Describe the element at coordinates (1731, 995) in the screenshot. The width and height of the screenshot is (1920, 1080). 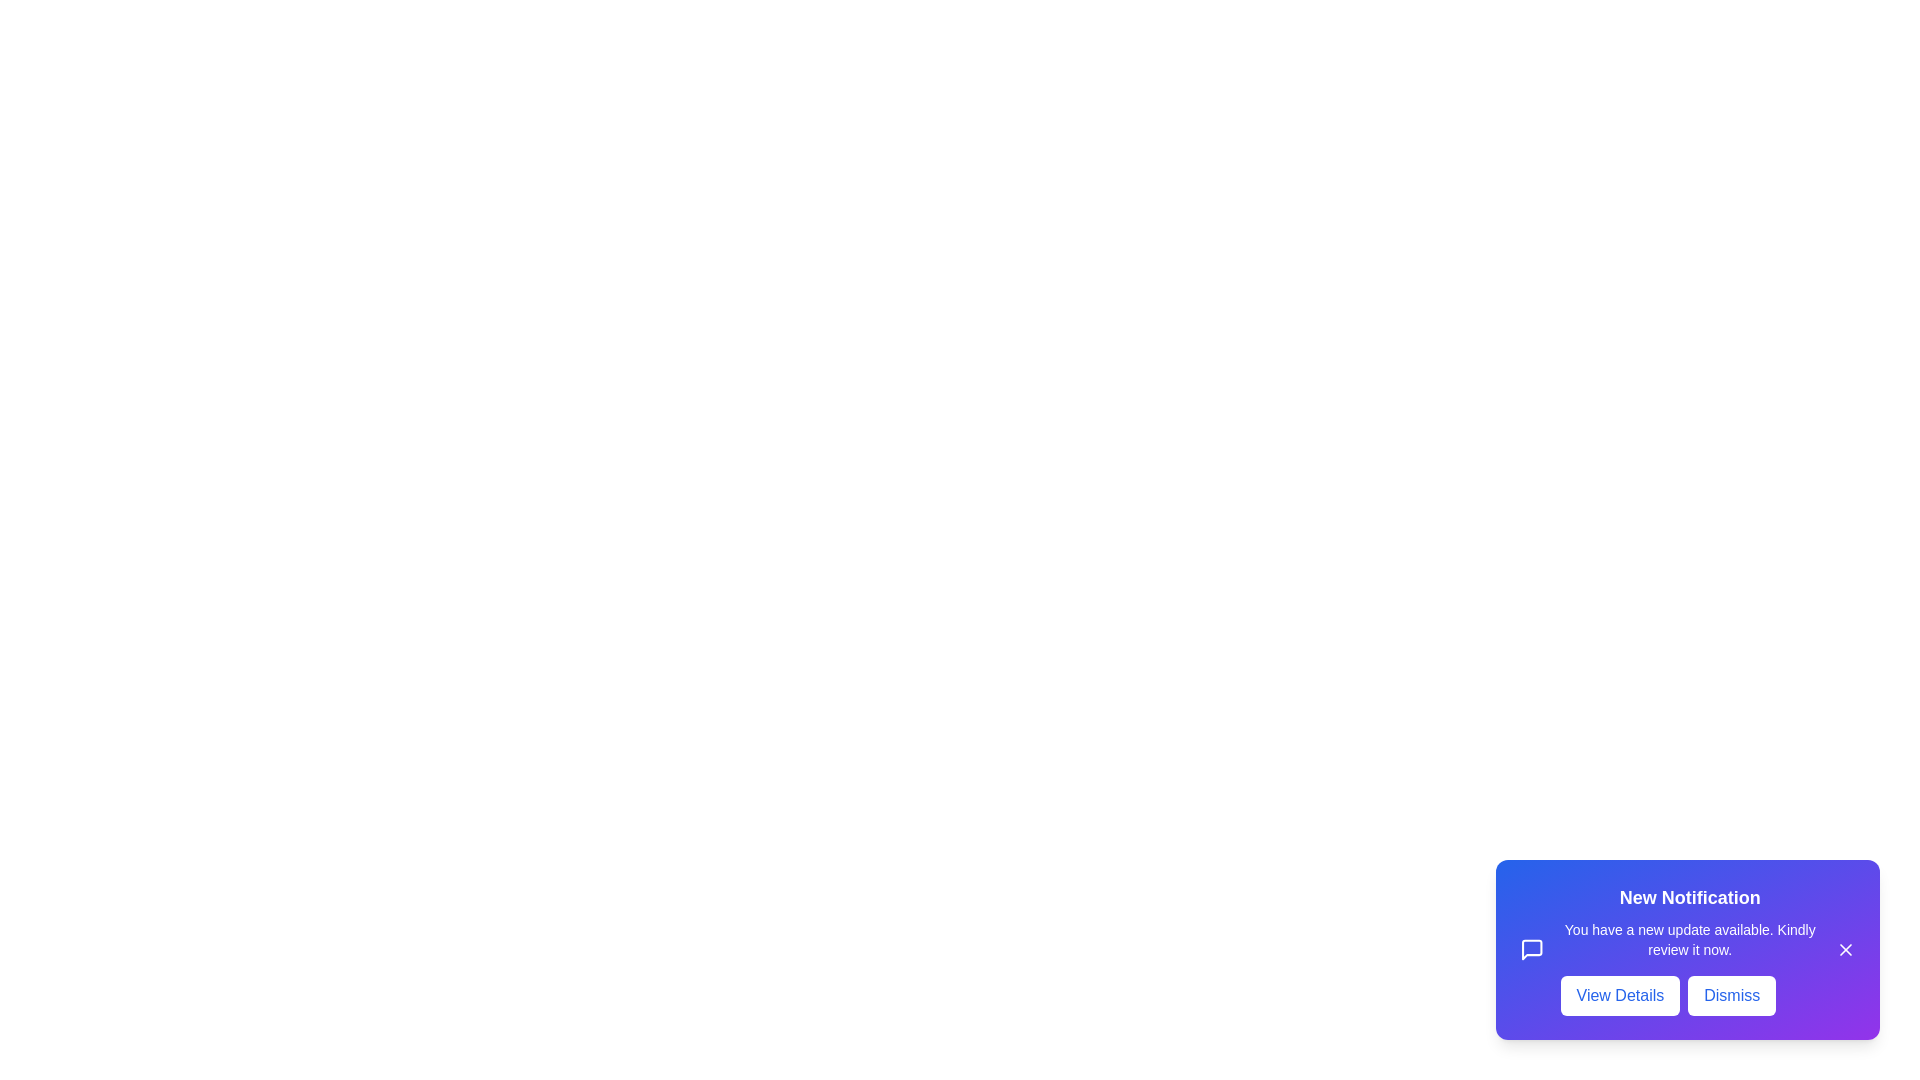
I see `'Dismiss' button` at that location.